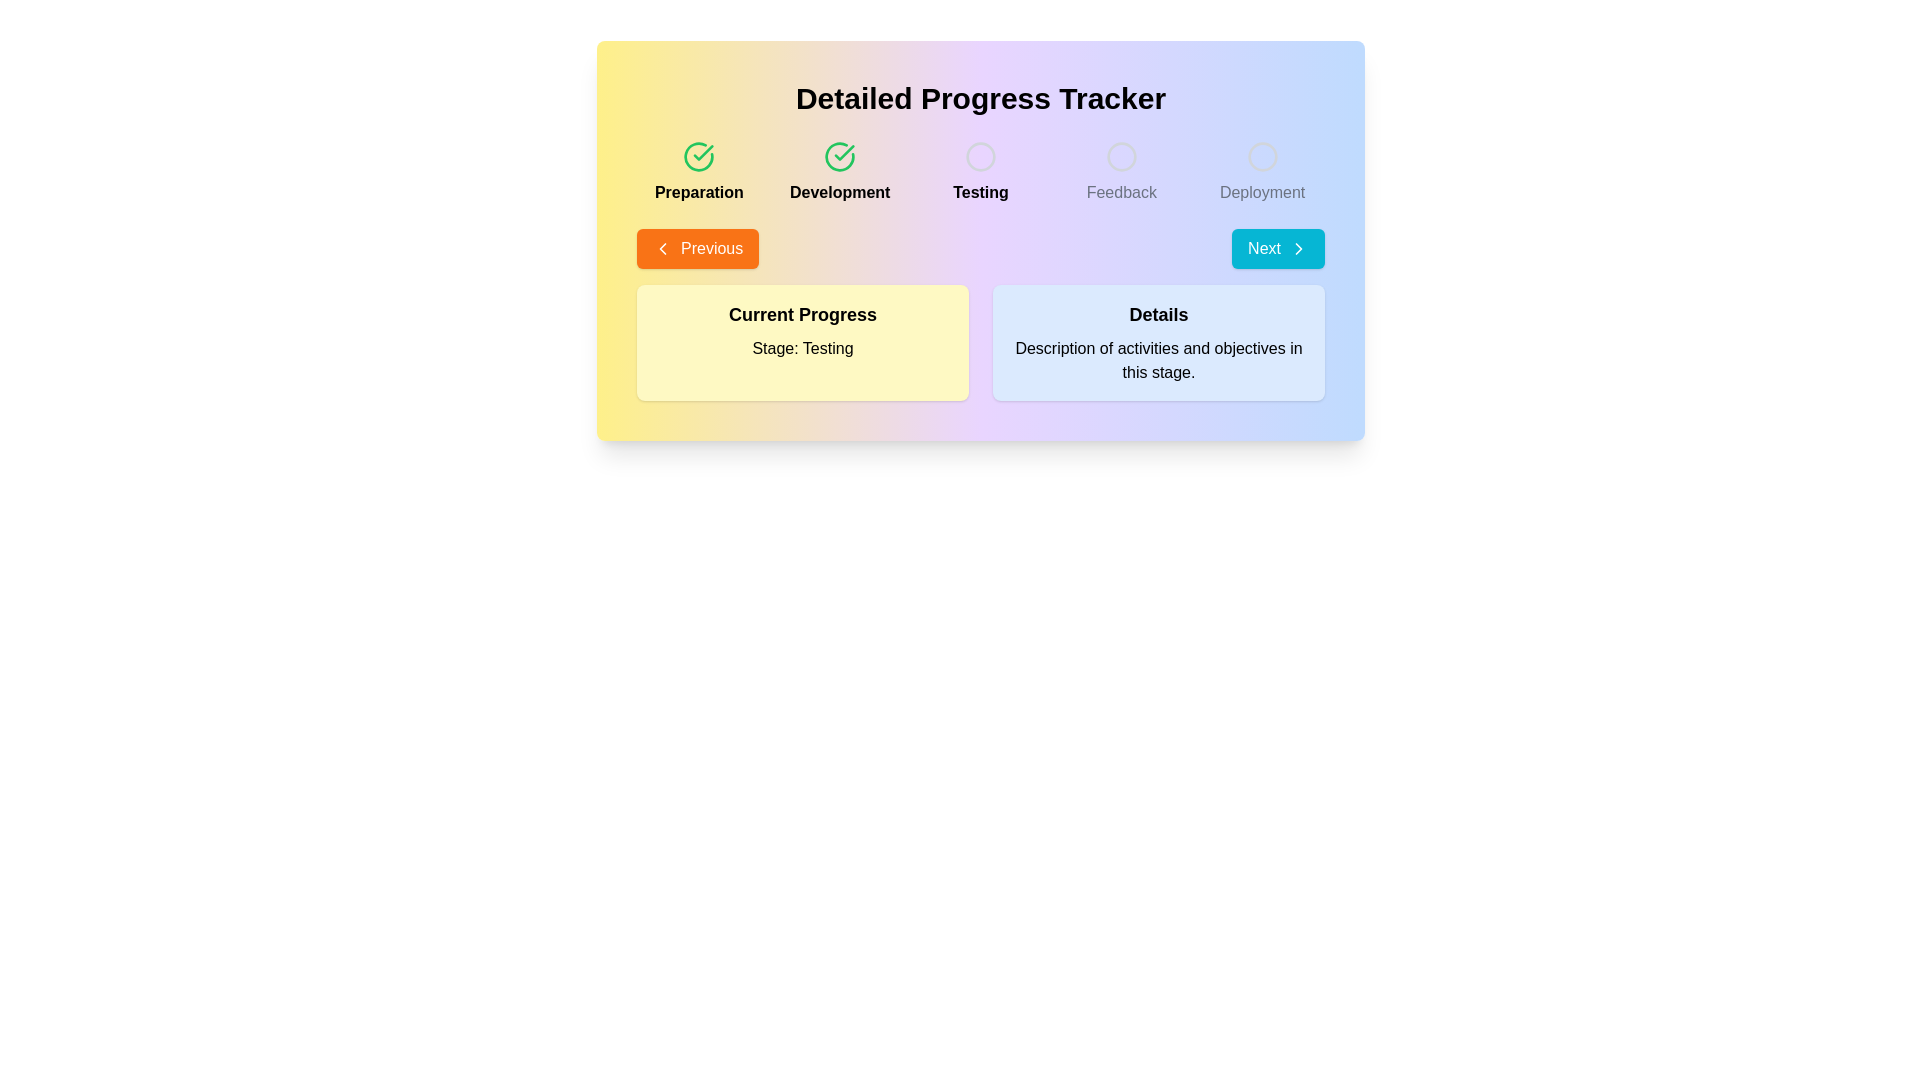 The image size is (1920, 1080). I want to click on the 'Development' phase progress tracker step indicator, which visually indicates its completion with a green checkmark icon, located under the 'Detailed Progress Tracker' header, so click(840, 172).